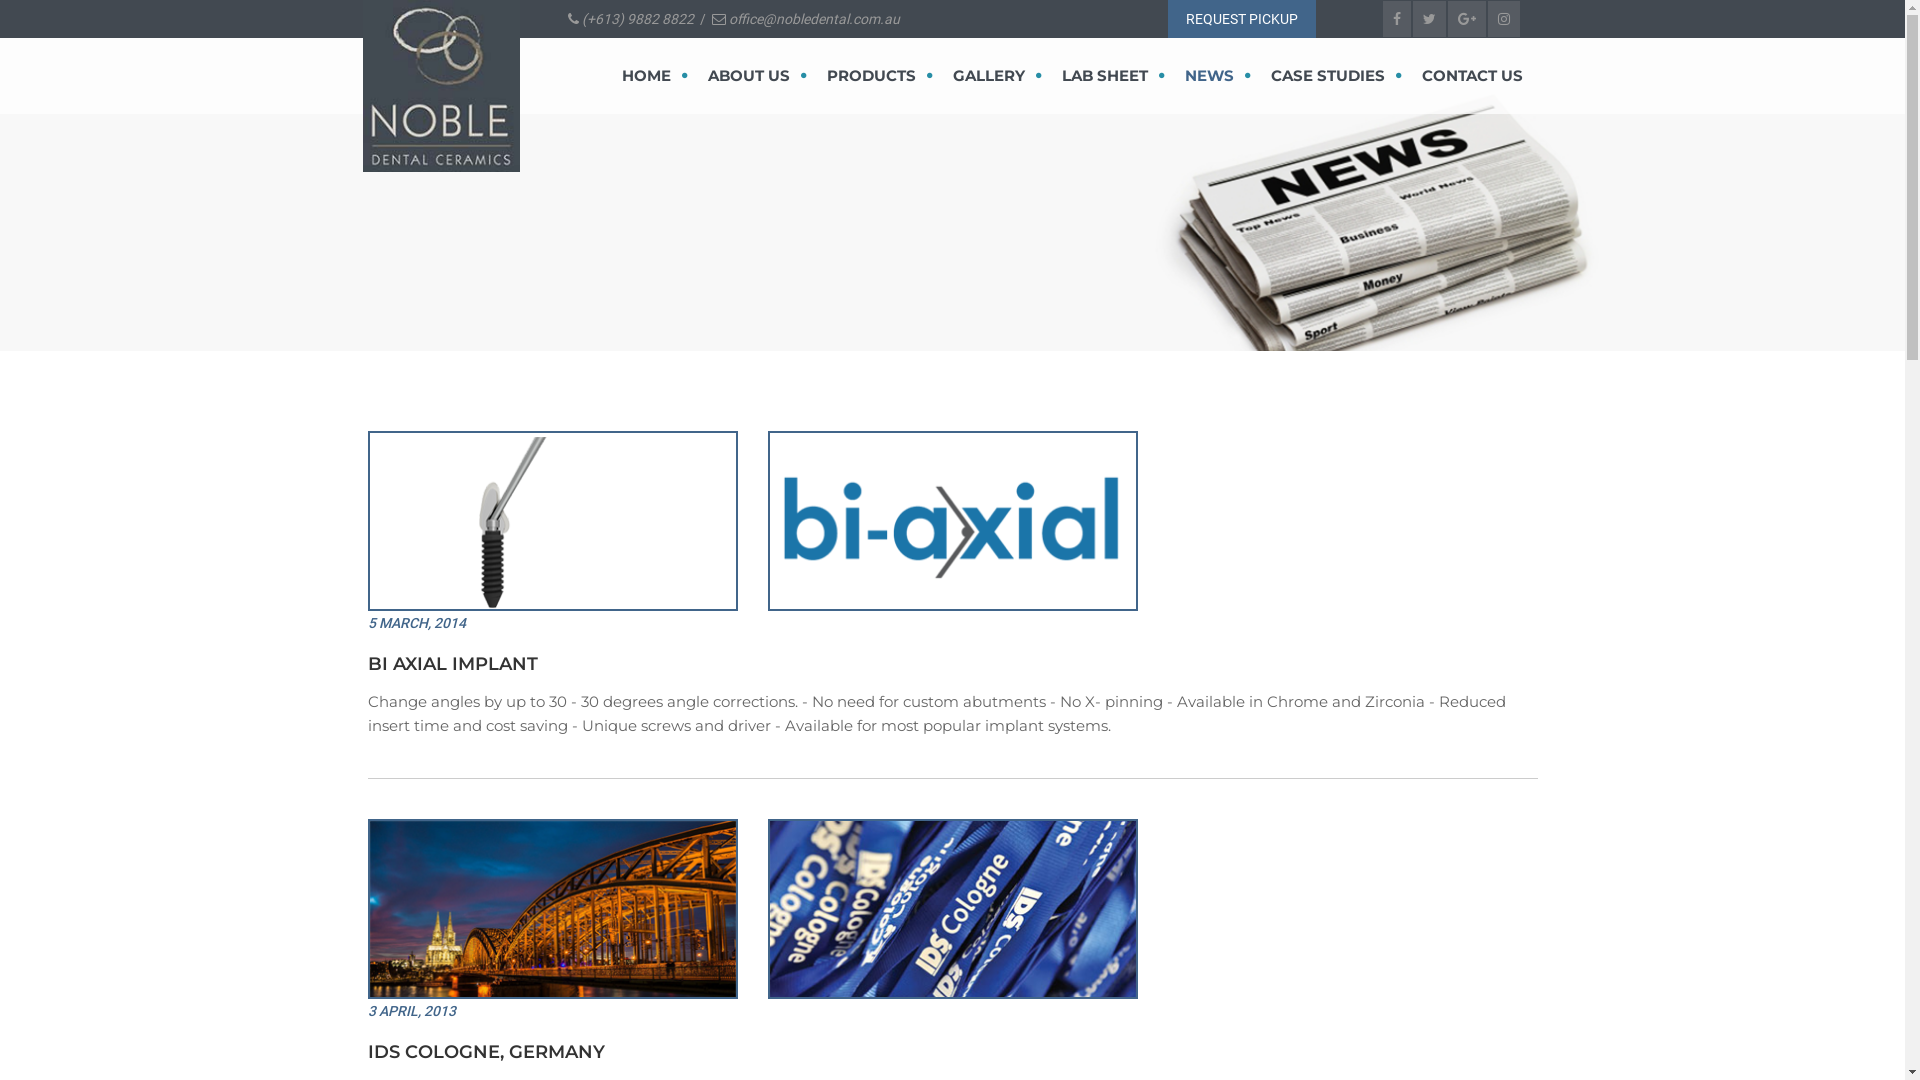  I want to click on 'ABOUT US', so click(697, 75).